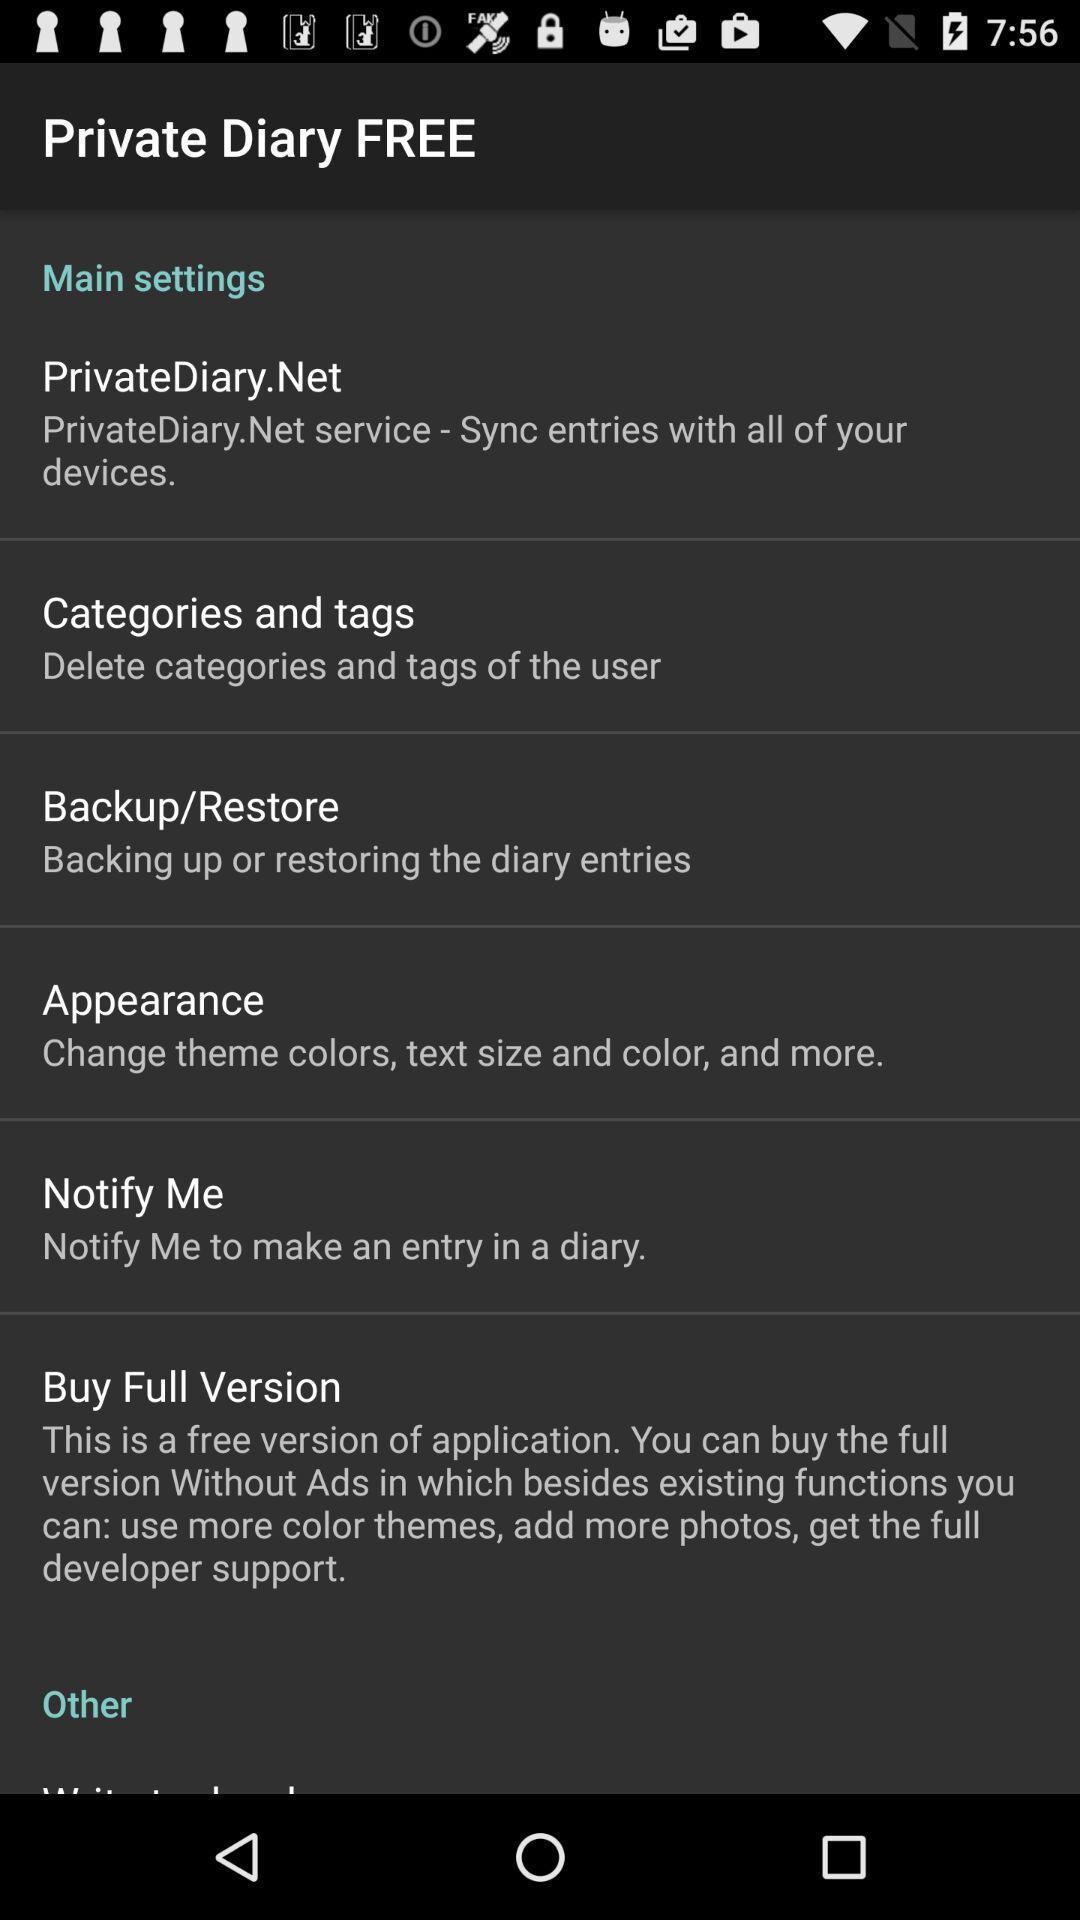 The image size is (1080, 1920). I want to click on the change theme colors item, so click(463, 1050).